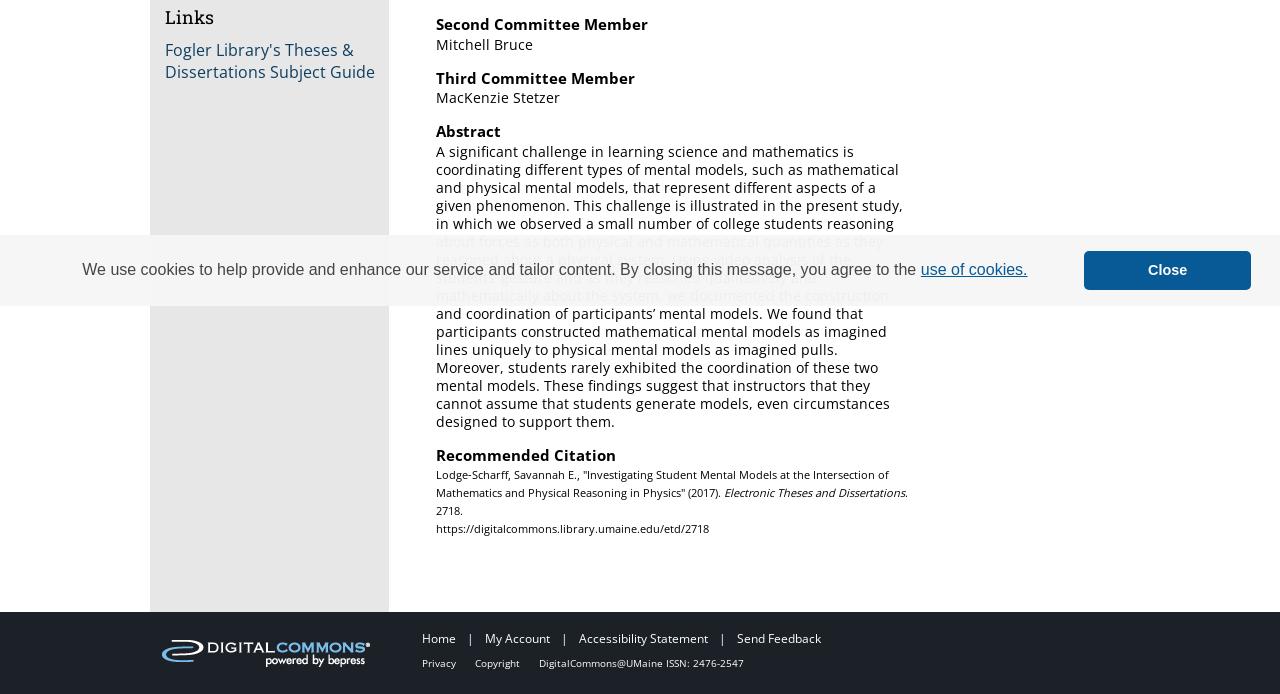  Describe the element at coordinates (467, 131) in the screenshot. I see `'Abstract'` at that location.